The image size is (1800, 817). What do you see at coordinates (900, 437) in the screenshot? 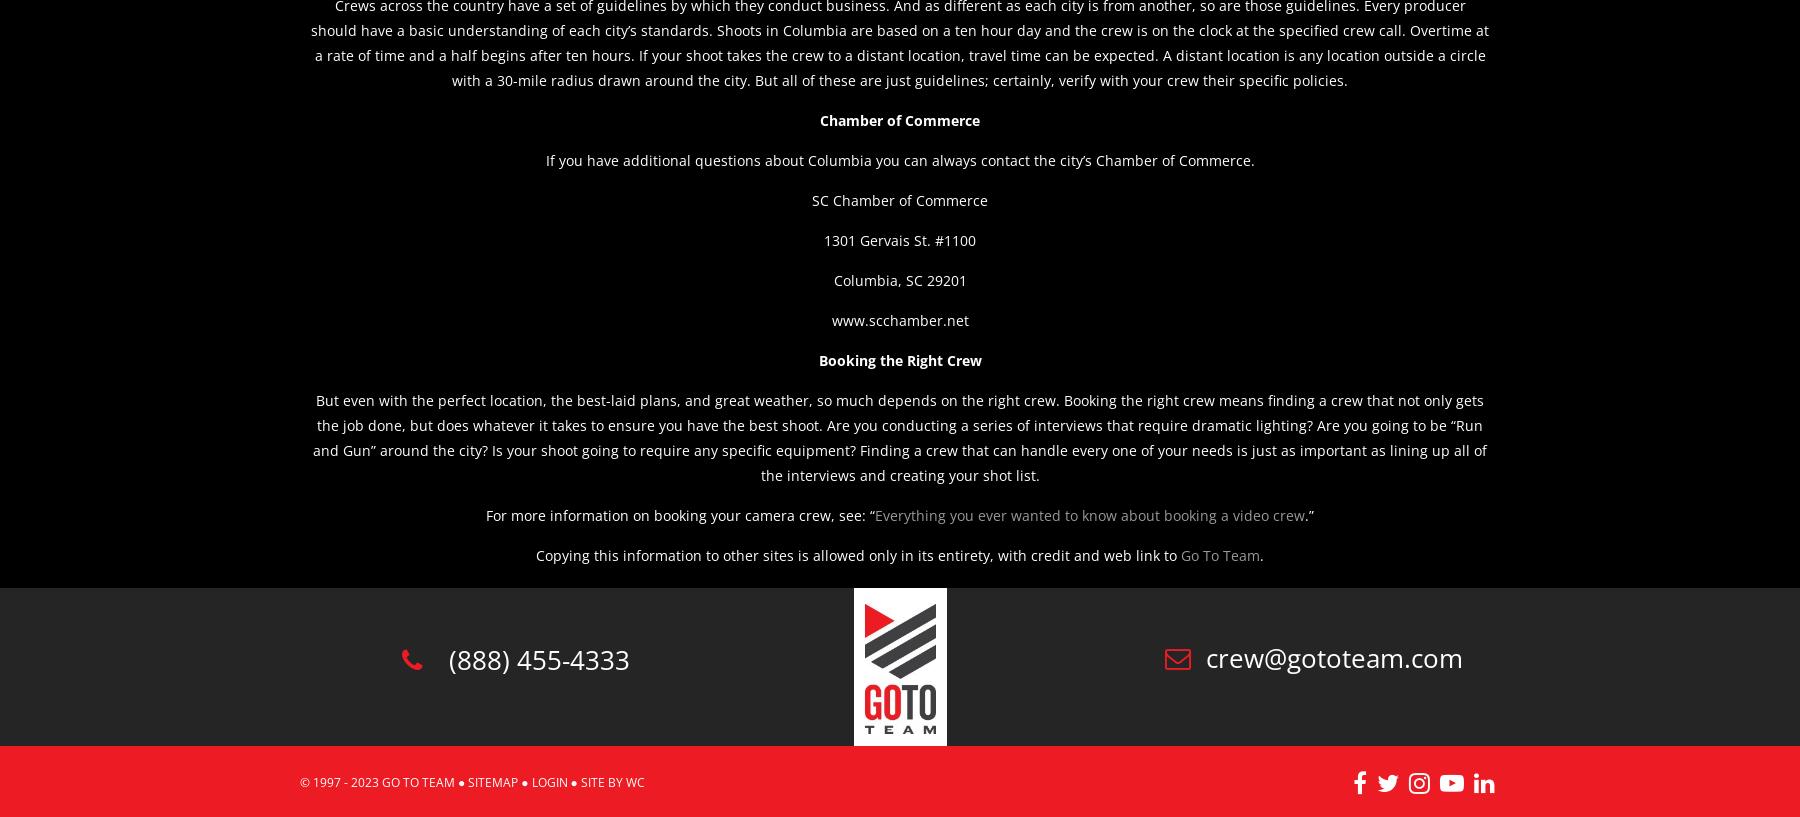
I see `'But even with the perfect location, the best-laid plans, and great weather, so much depends on the right crew. Booking the right crew means finding a crew that not only gets the job done, but does whatever it takes to ensure you have the best shoot. Are you conducting a series of interviews that require dramatic lighting? Are you going to be “Run and Gun” around the city? Is your shoot going to require any specific equipment? Finding a crew that can handle every one of your needs is just as important as lining up all of the interviews and creating your shot list.'` at bounding box center [900, 437].